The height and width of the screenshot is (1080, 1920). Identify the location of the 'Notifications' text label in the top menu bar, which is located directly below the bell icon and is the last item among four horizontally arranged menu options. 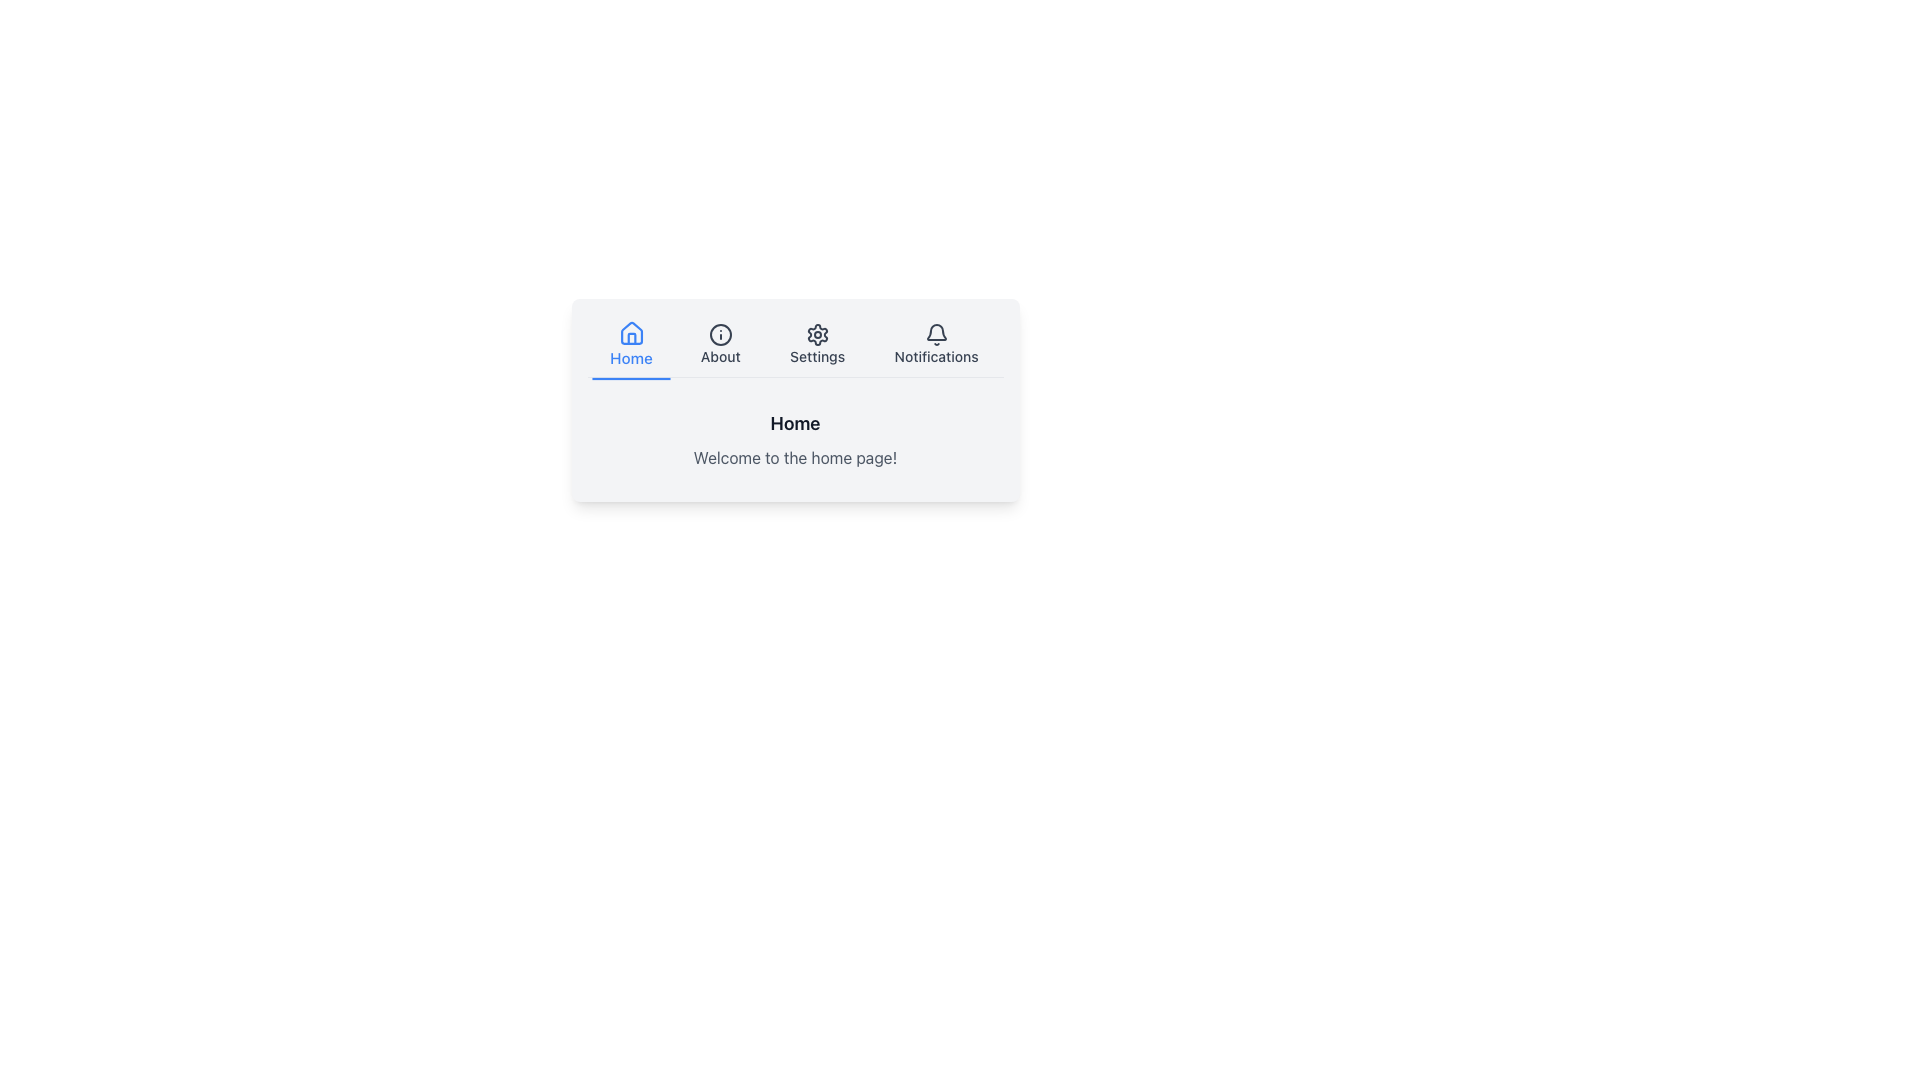
(935, 356).